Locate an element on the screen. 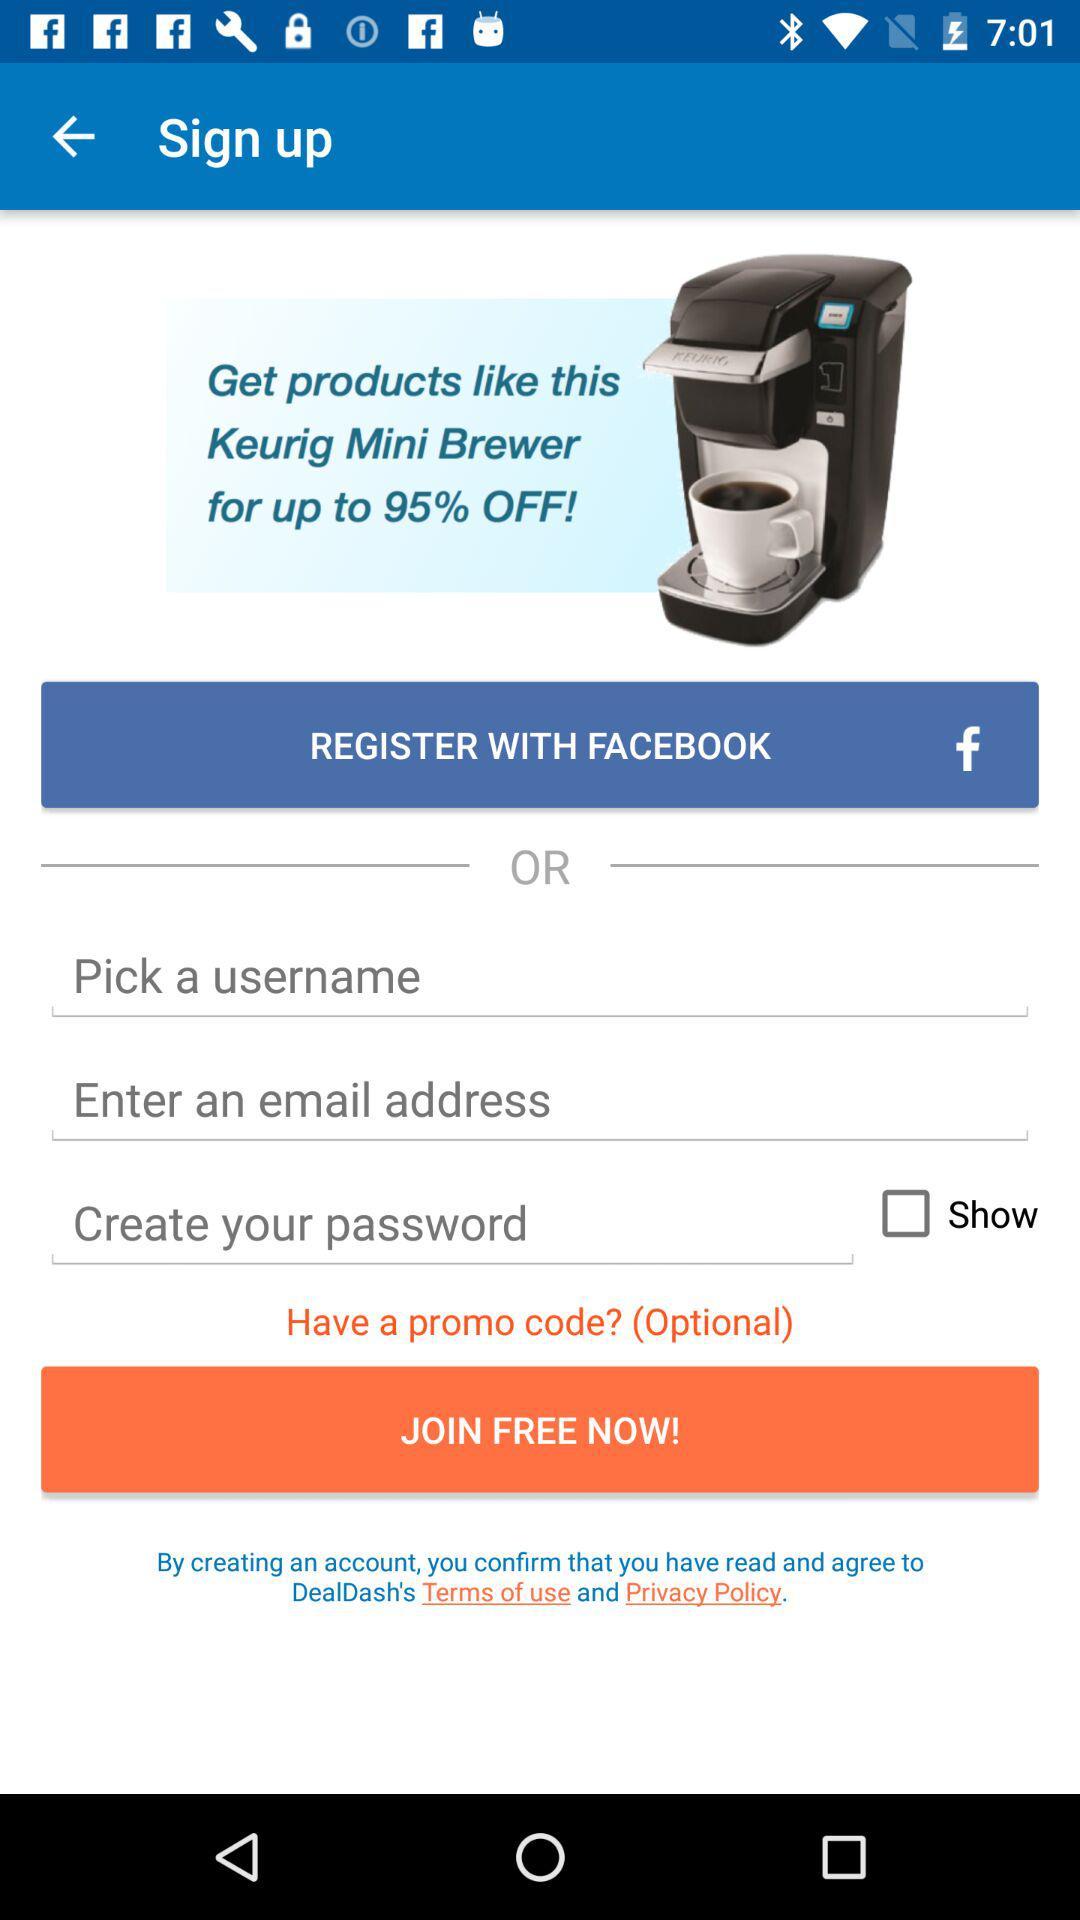  by creating an icon is located at coordinates (540, 1575).